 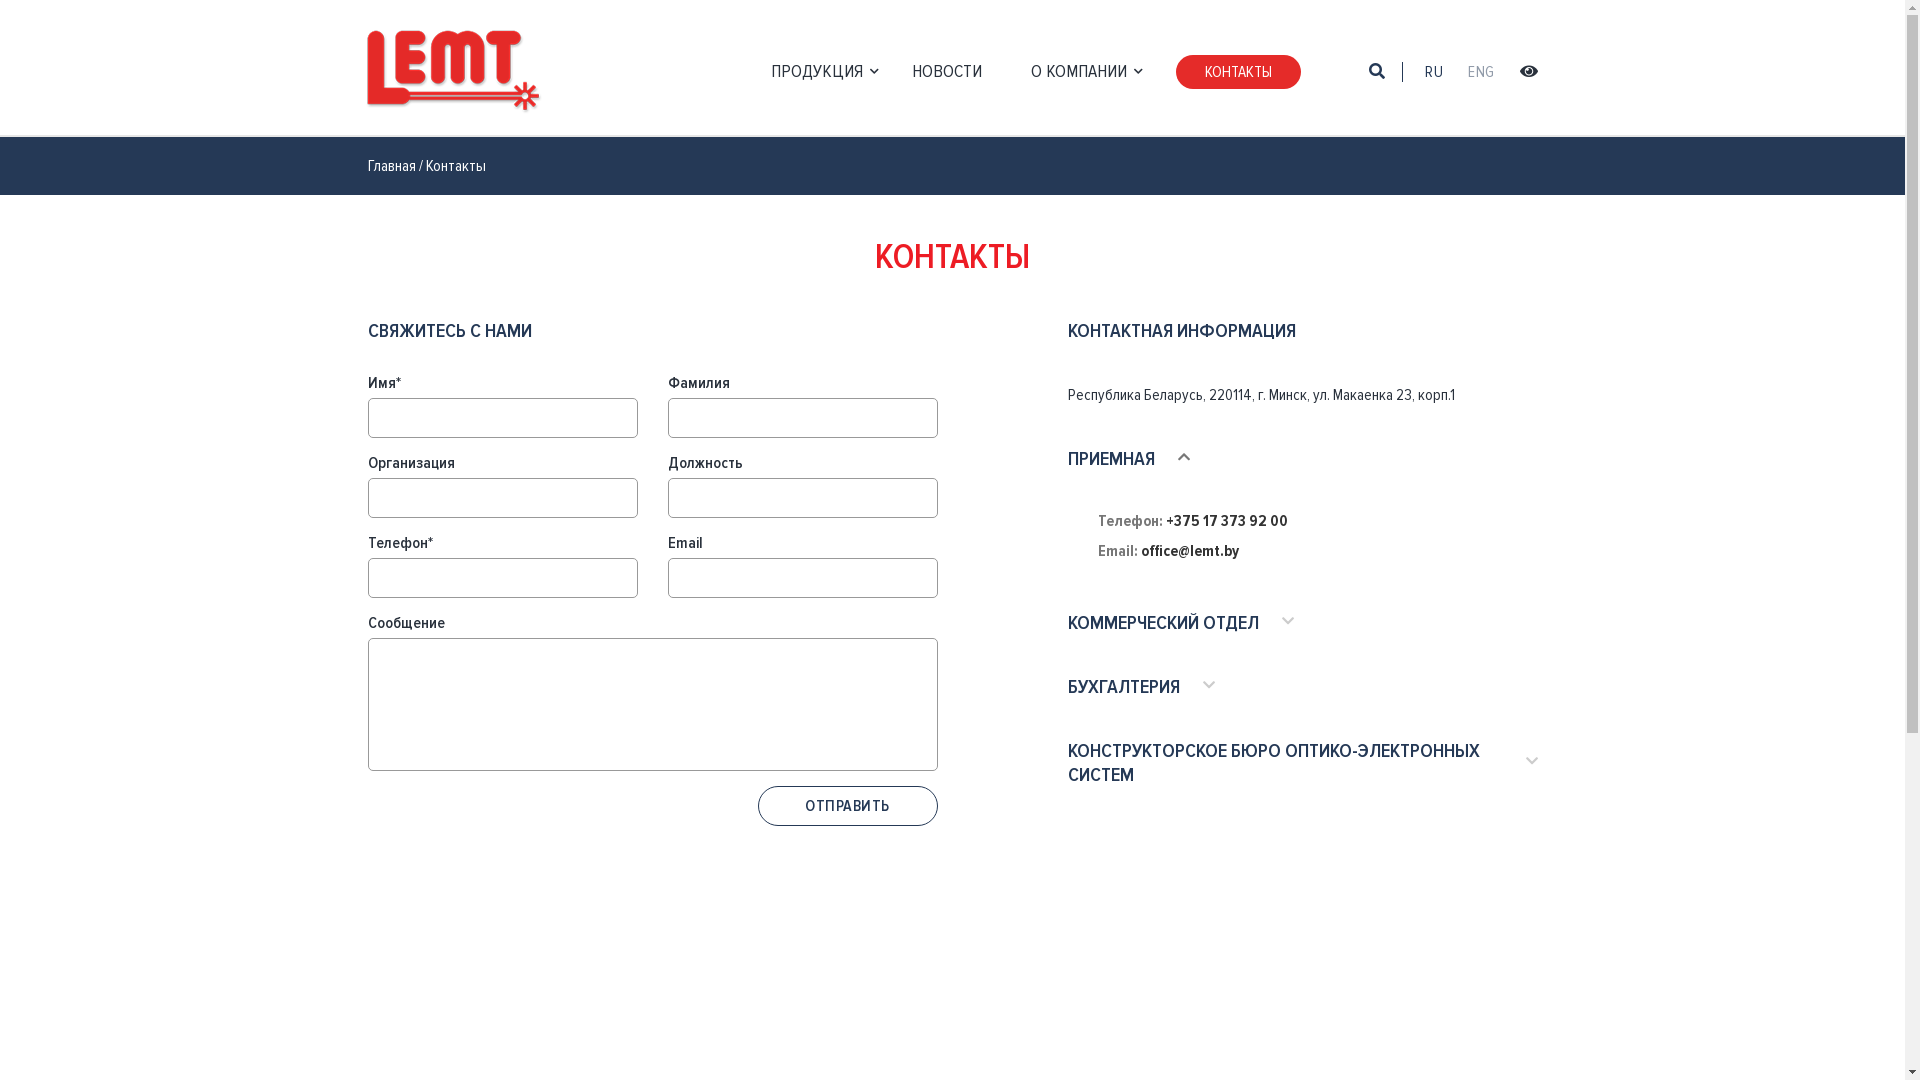 What do you see at coordinates (1433, 71) in the screenshot?
I see `'RU'` at bounding box center [1433, 71].